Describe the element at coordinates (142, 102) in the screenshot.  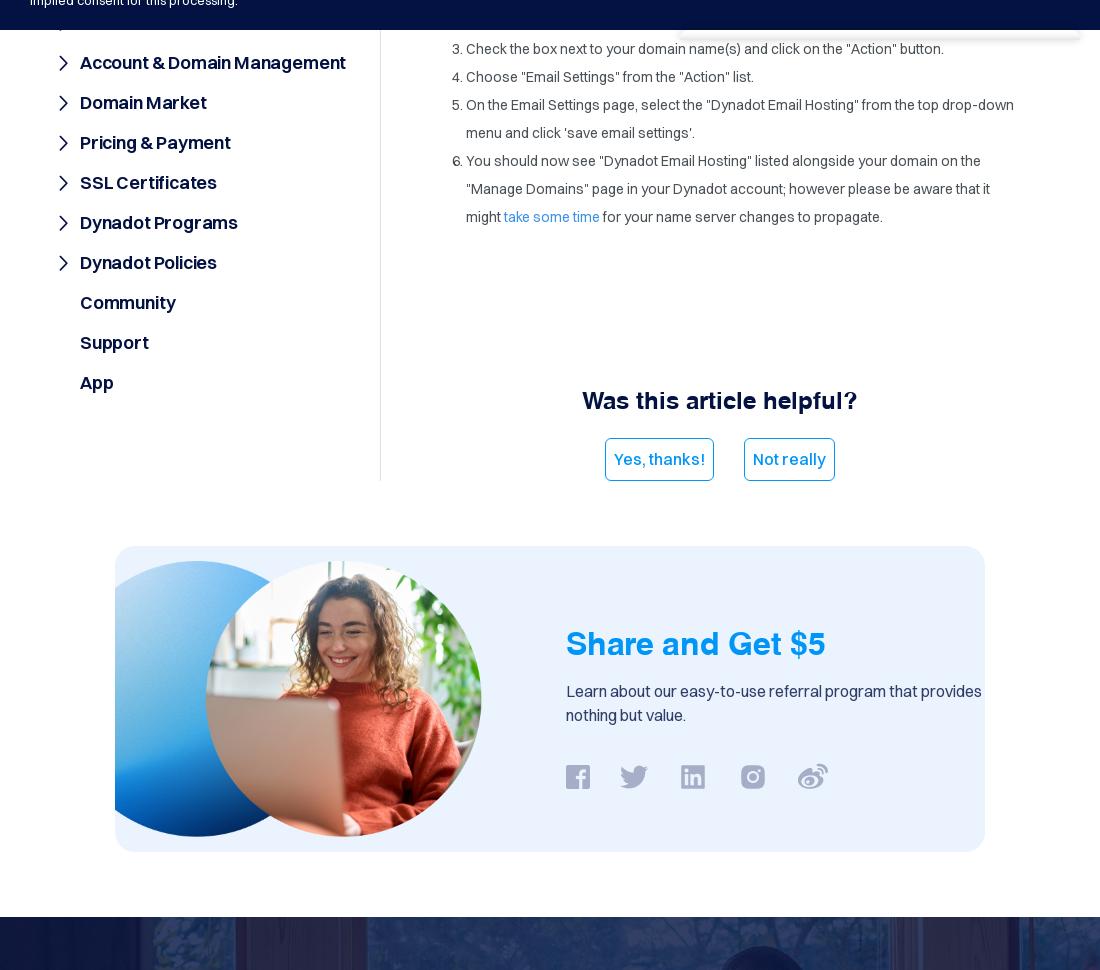
I see `'Domain Market'` at that location.